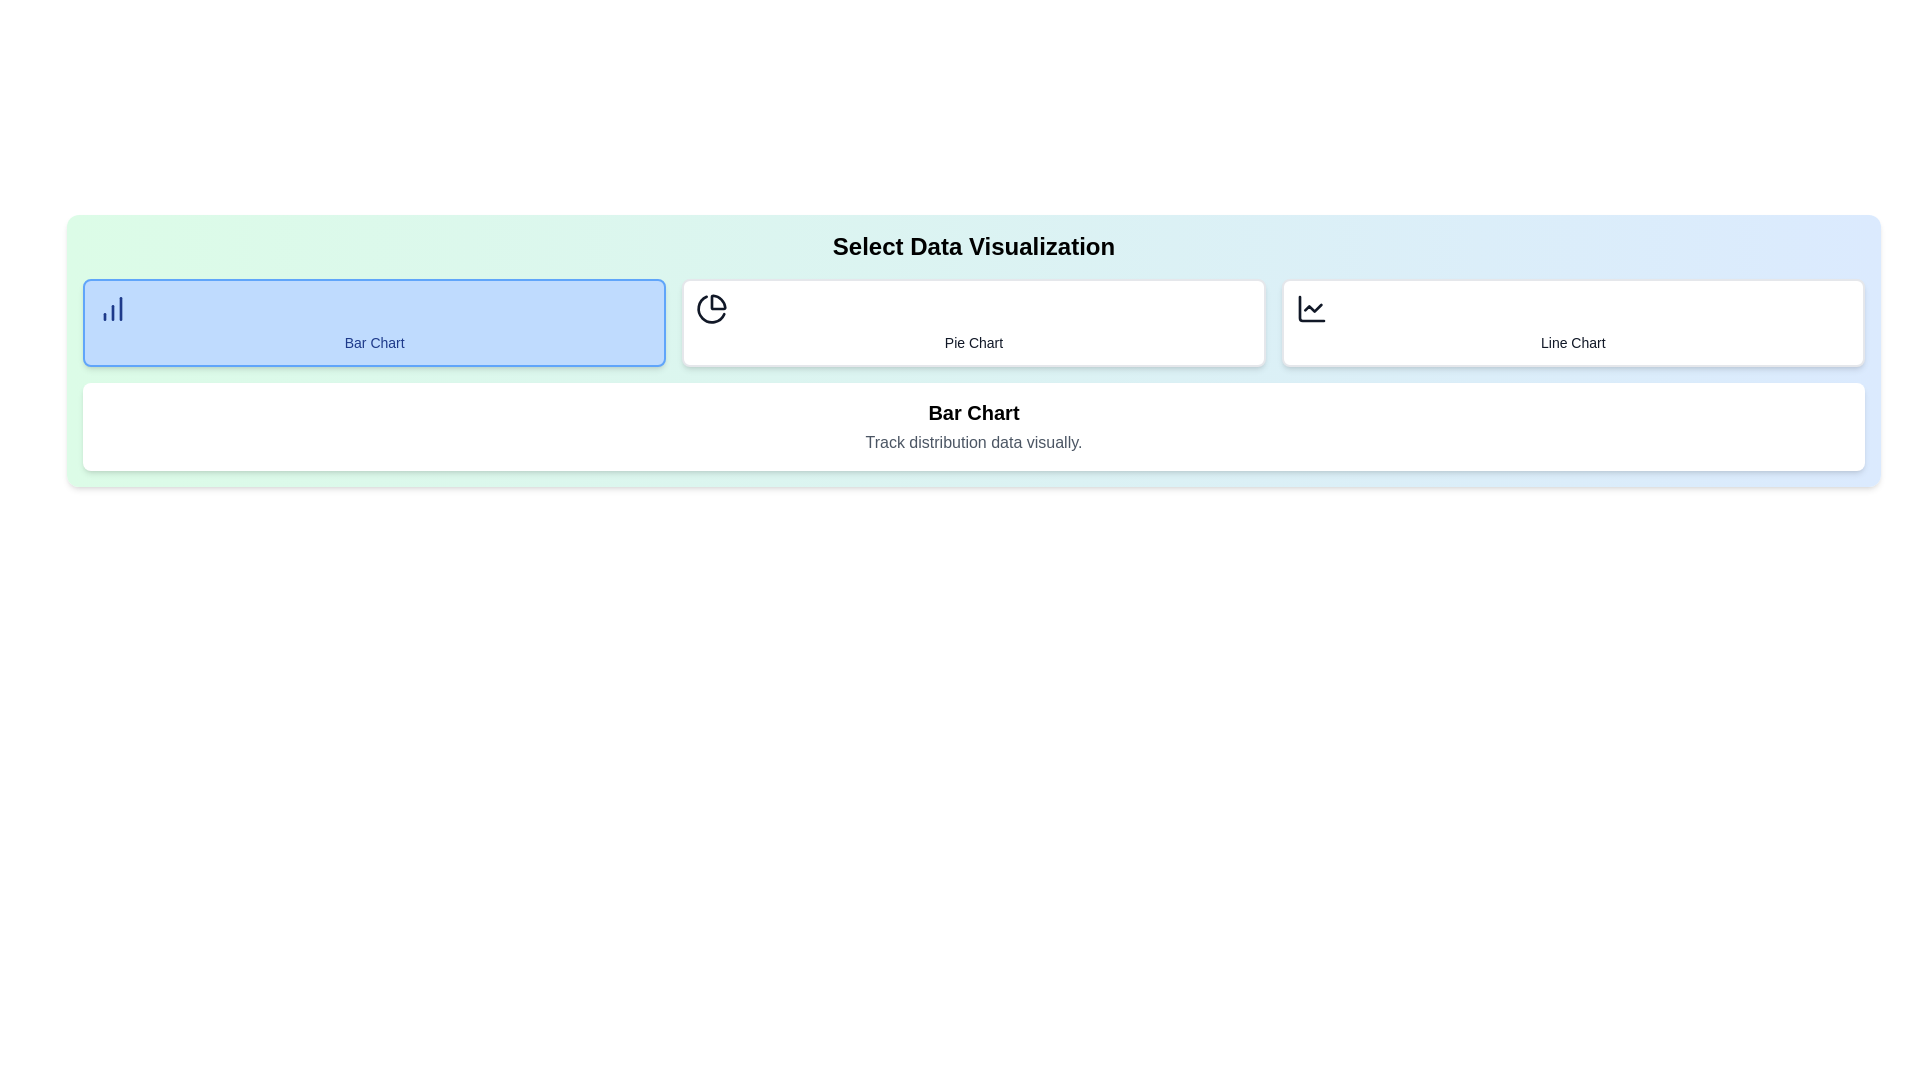  What do you see at coordinates (974, 322) in the screenshot?
I see `the button for selecting the 'Pie Chart' data visualization type, located centrally in the selection panel, between 'Bar Chart' and 'Line Chart'` at bounding box center [974, 322].